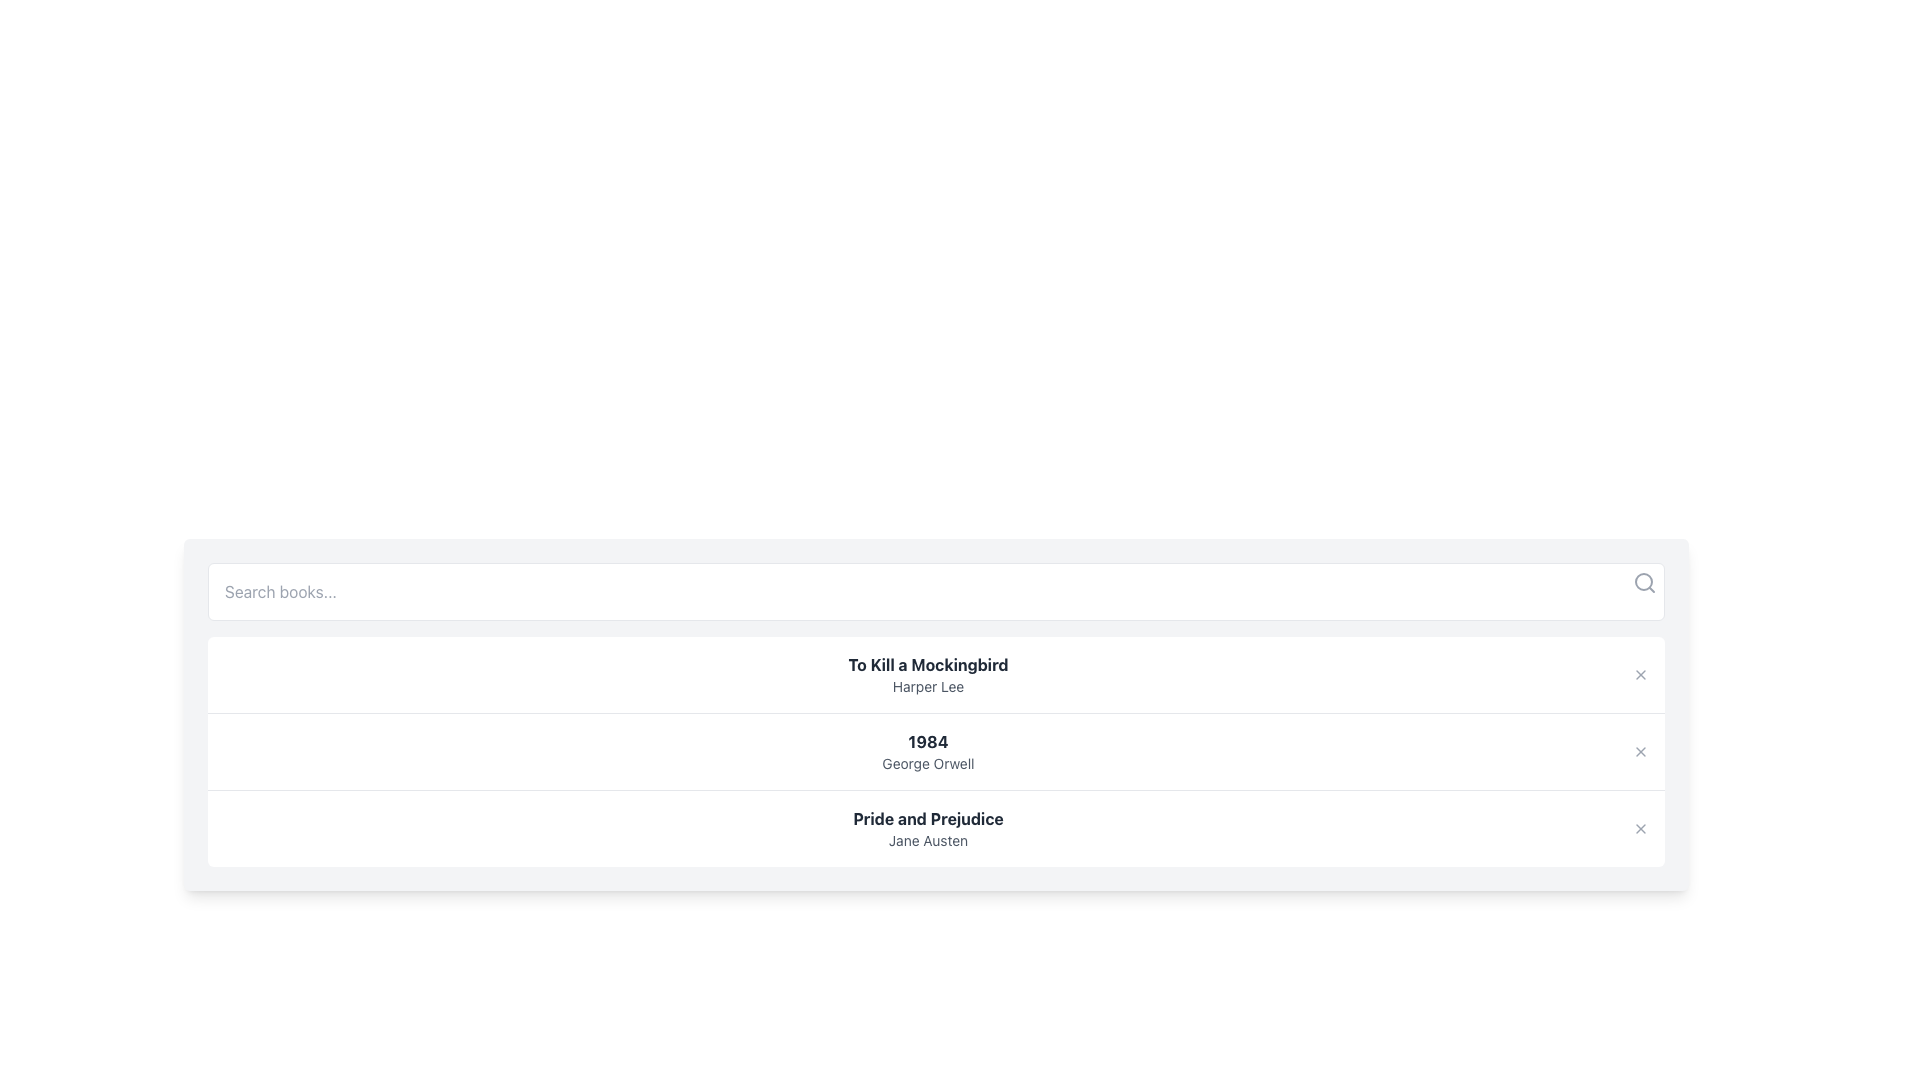 The width and height of the screenshot is (1920, 1080). I want to click on the list item displaying the book title '1984' by George Orwell, so click(935, 751).